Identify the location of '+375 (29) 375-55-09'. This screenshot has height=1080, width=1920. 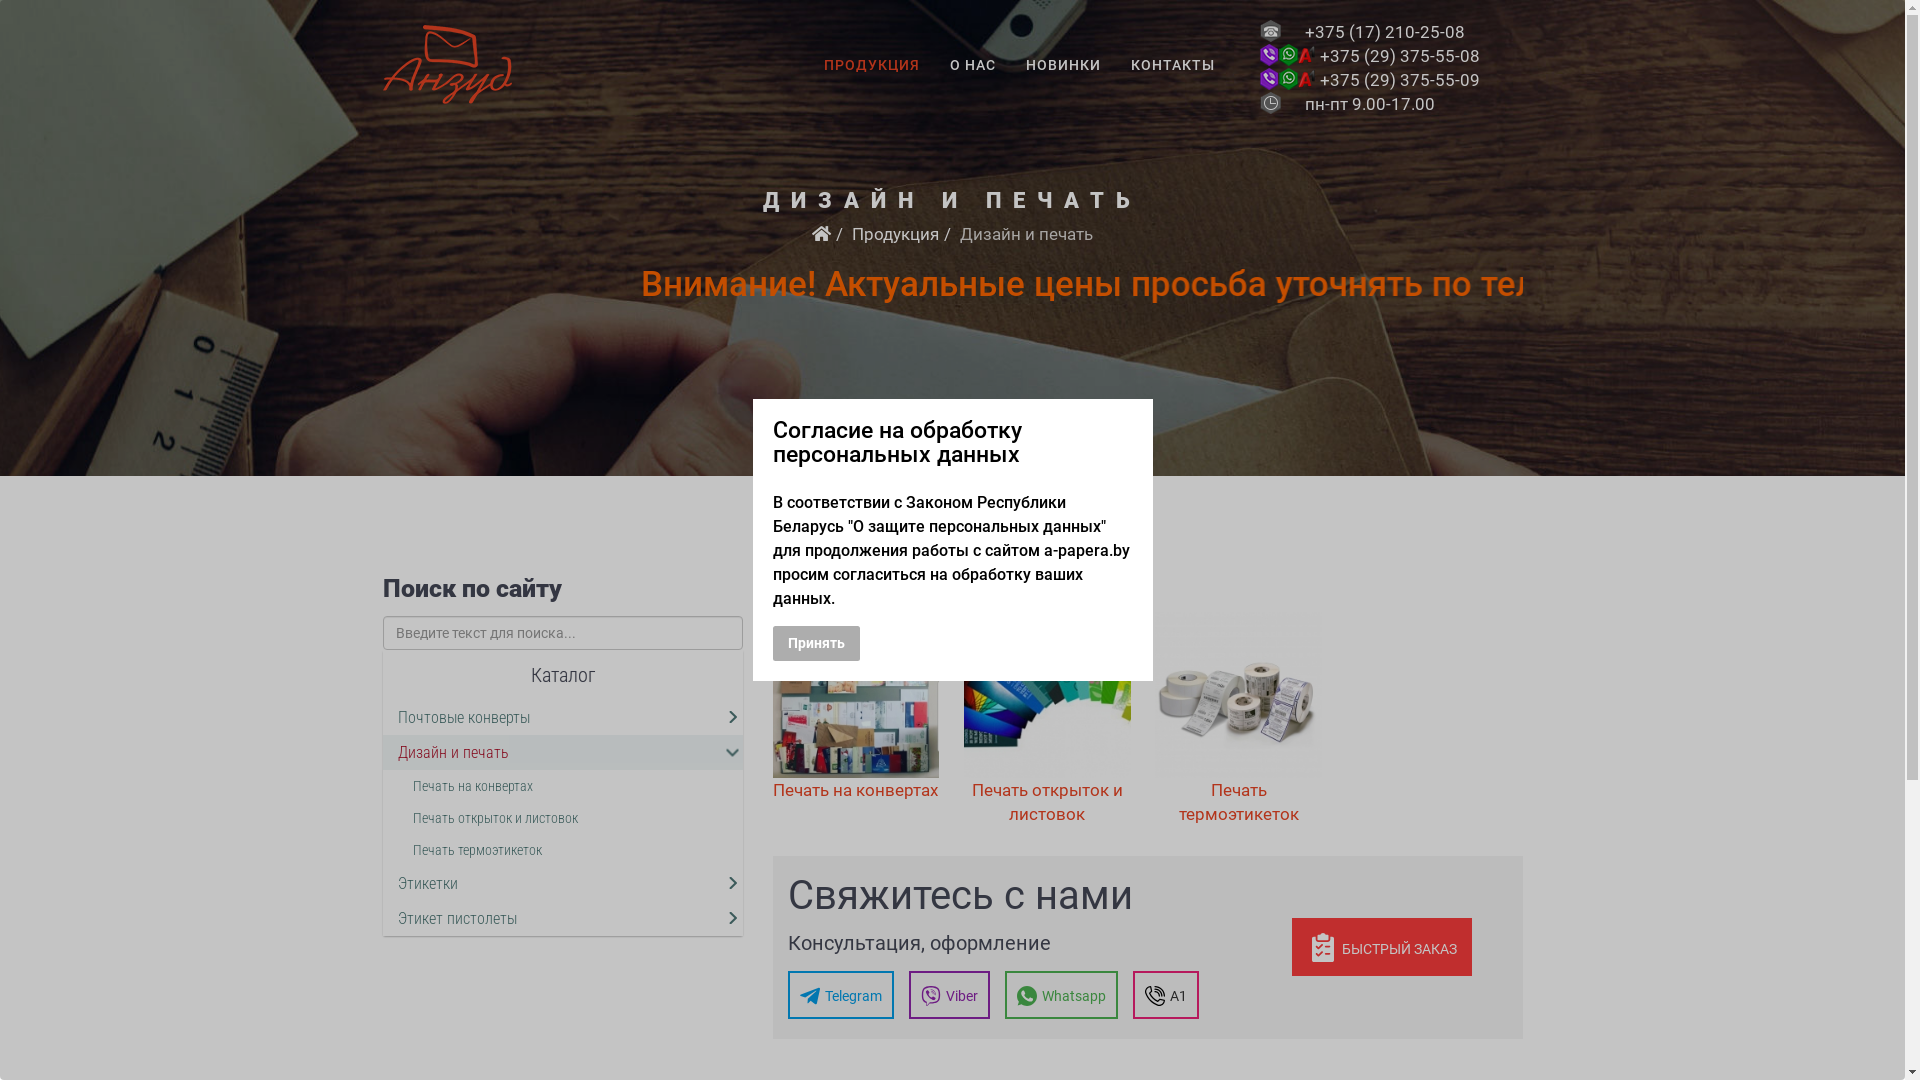
(1399, 79).